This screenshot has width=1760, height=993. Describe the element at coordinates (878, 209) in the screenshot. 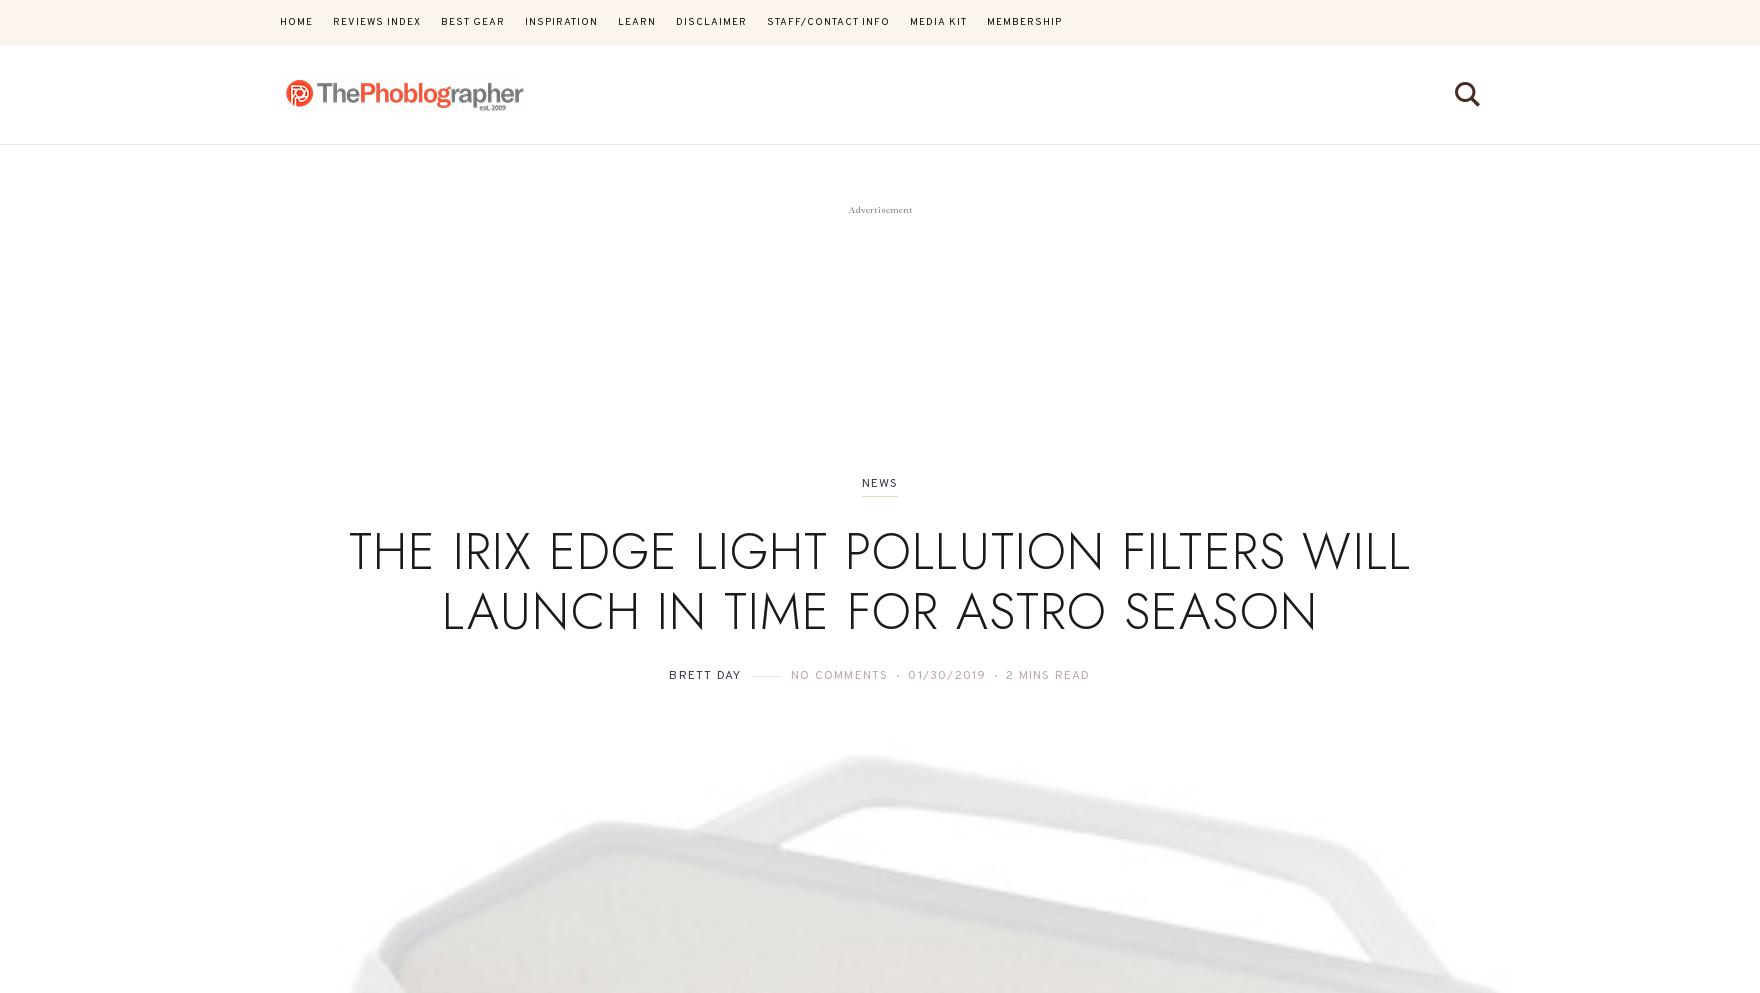

I see `'Advertisement'` at that location.